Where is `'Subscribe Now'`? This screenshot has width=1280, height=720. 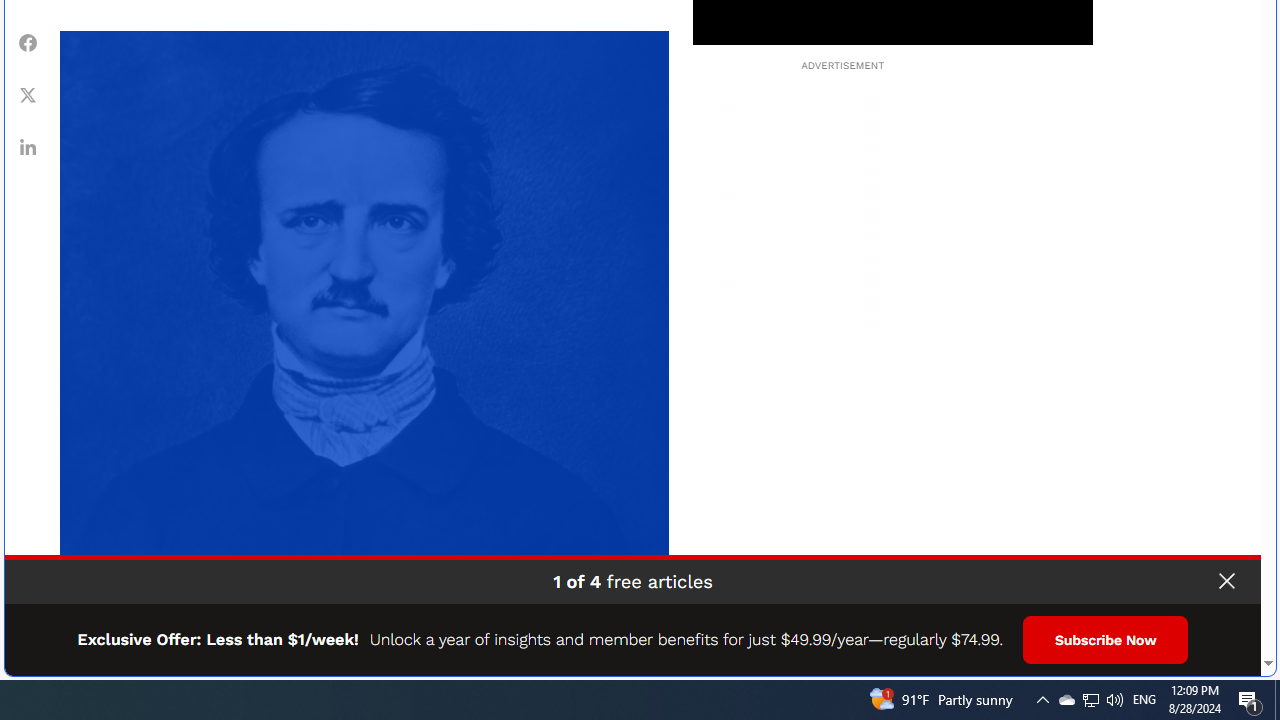
'Subscribe Now' is located at coordinates (1104, 640).